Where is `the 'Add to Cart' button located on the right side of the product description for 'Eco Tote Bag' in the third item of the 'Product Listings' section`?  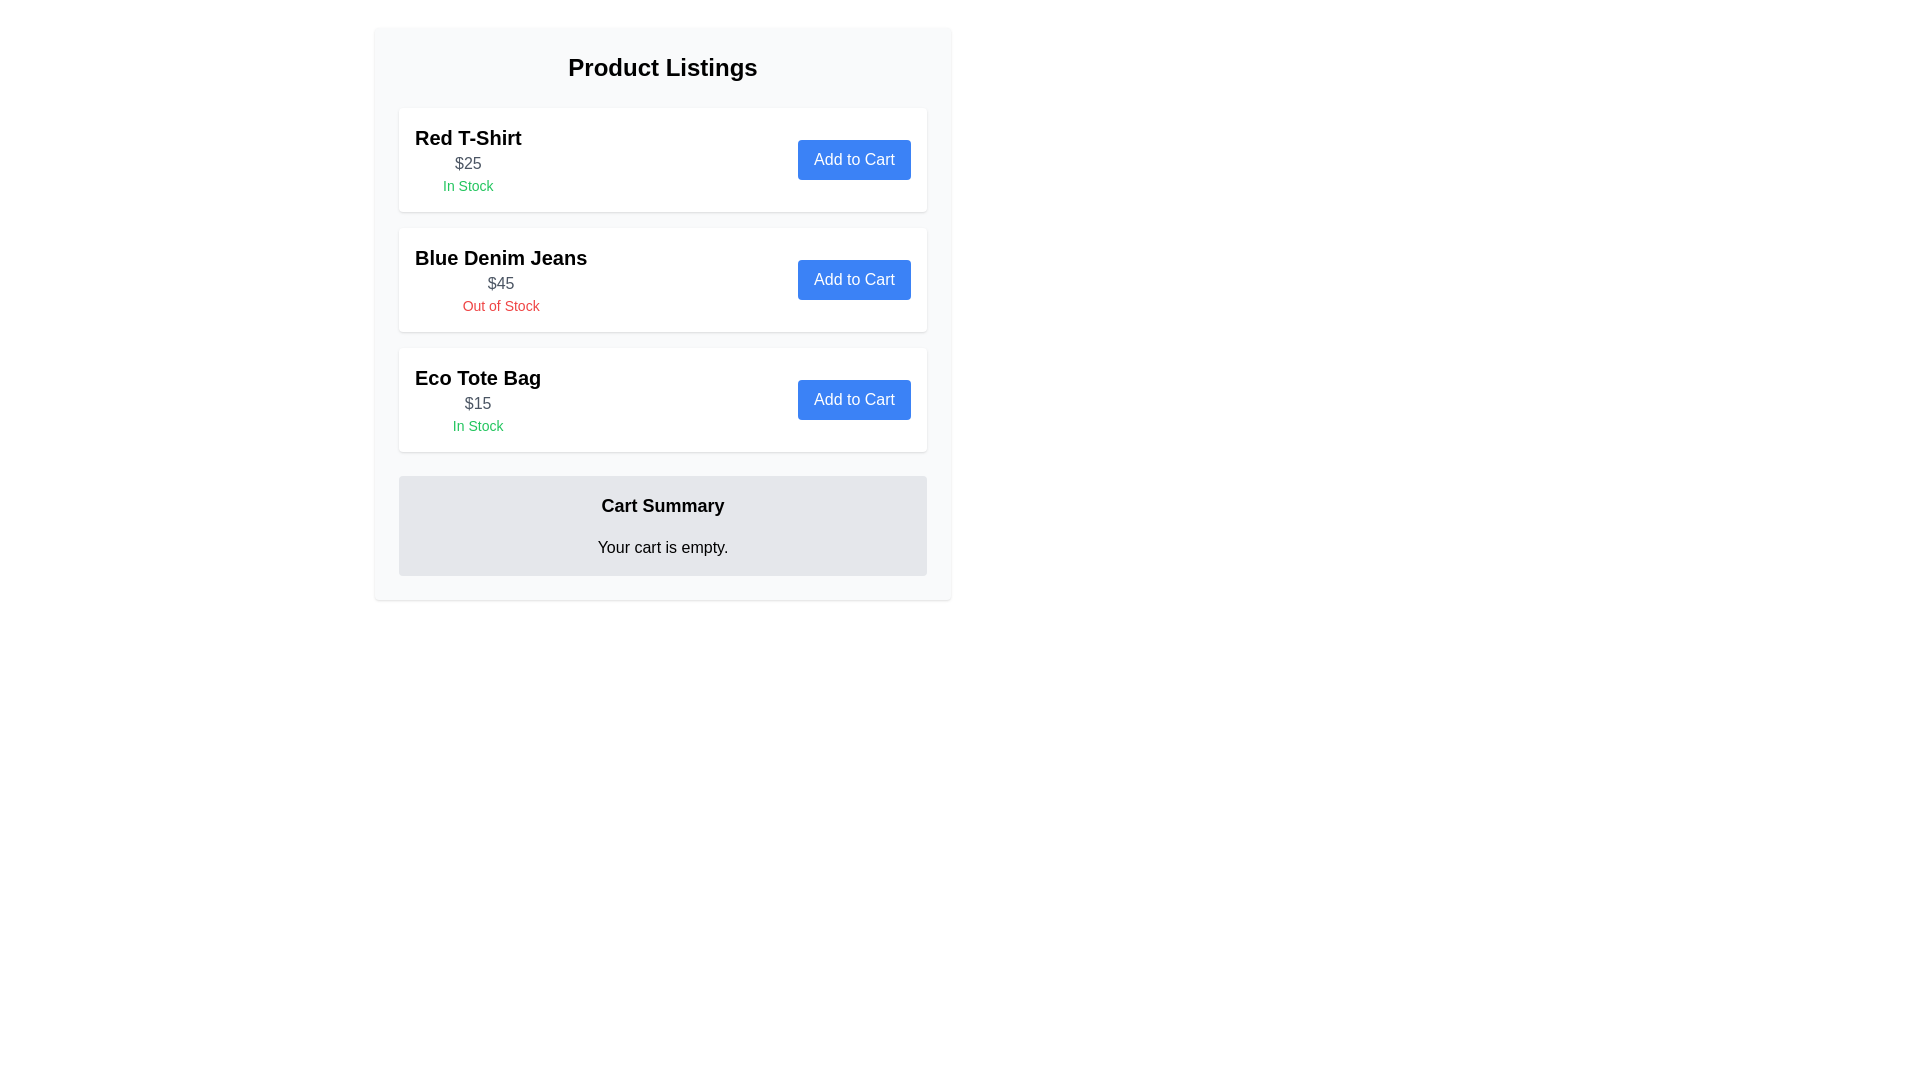
the 'Add to Cart' button located on the right side of the product description for 'Eco Tote Bag' in the third item of the 'Product Listings' section is located at coordinates (662, 400).